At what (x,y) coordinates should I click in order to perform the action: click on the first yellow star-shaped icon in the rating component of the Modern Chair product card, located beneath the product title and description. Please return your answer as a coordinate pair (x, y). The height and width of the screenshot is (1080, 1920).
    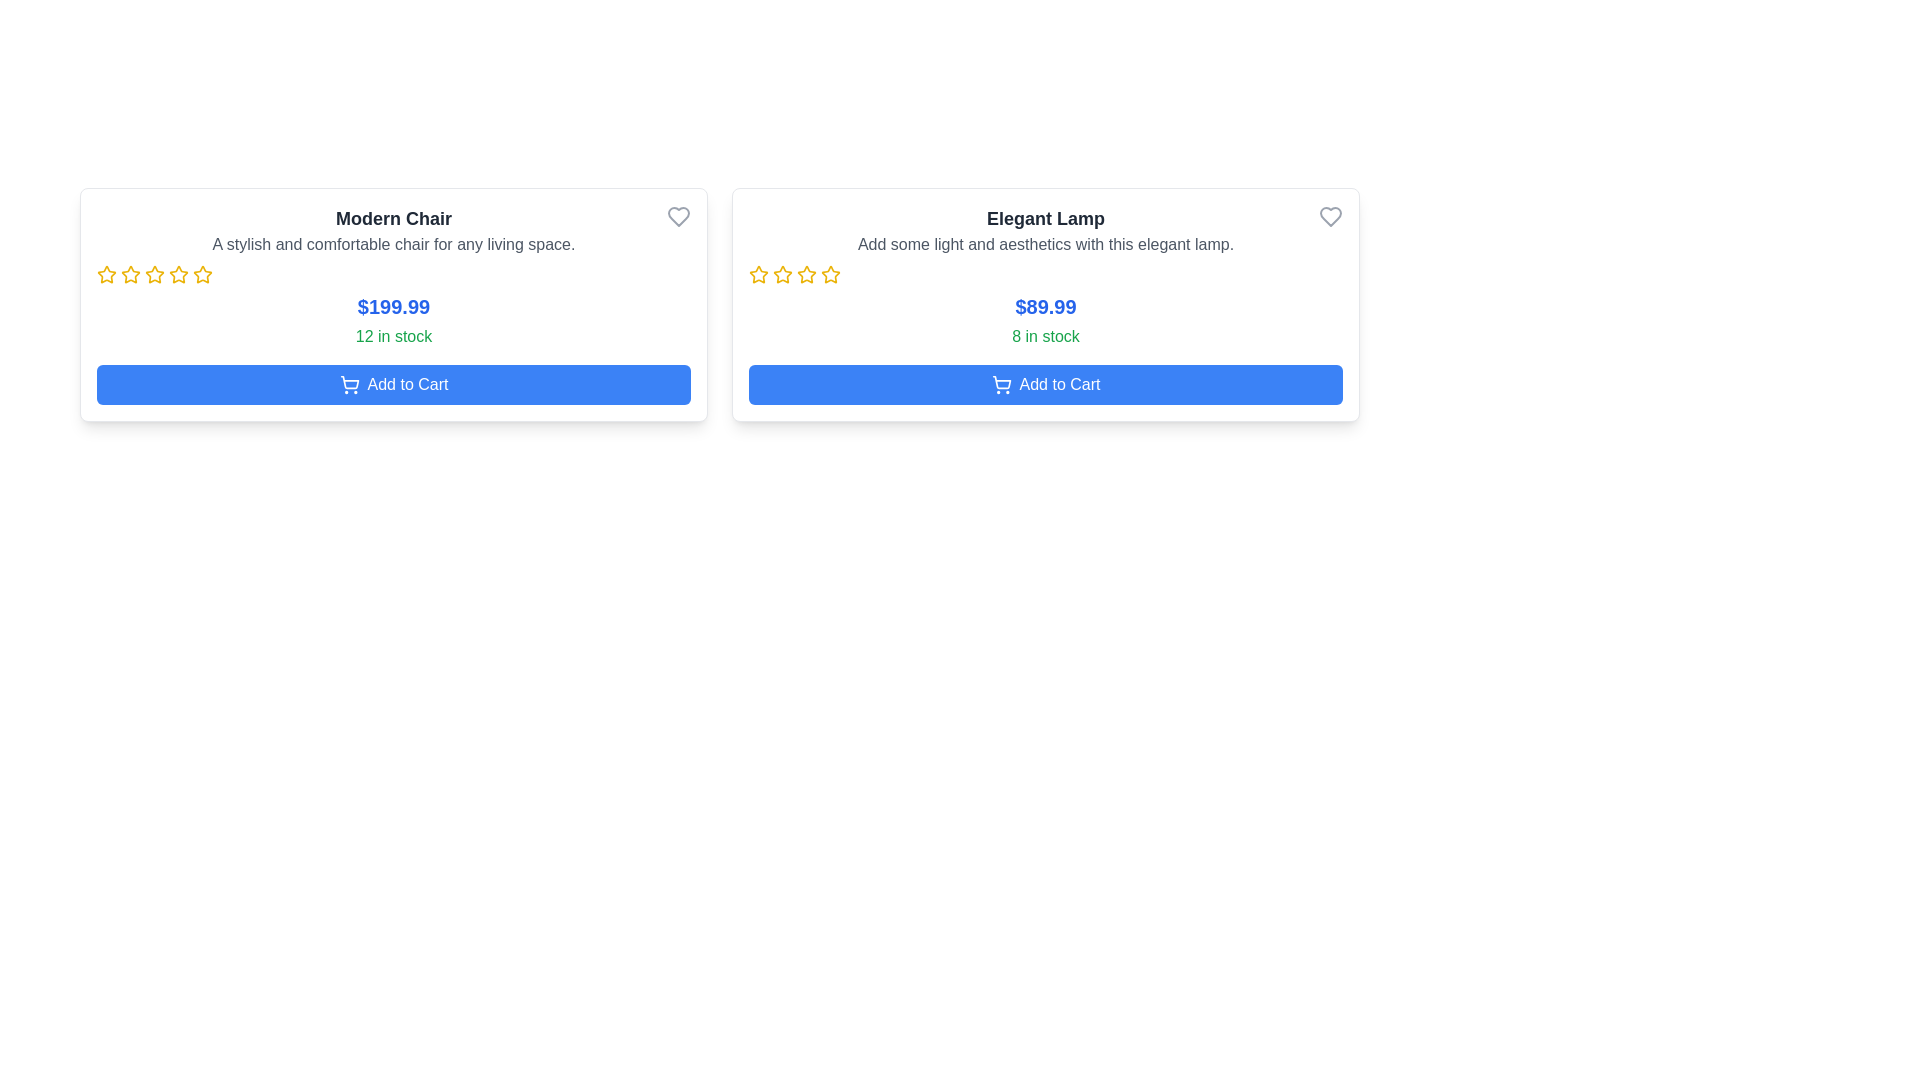
    Looking at the image, I should click on (105, 274).